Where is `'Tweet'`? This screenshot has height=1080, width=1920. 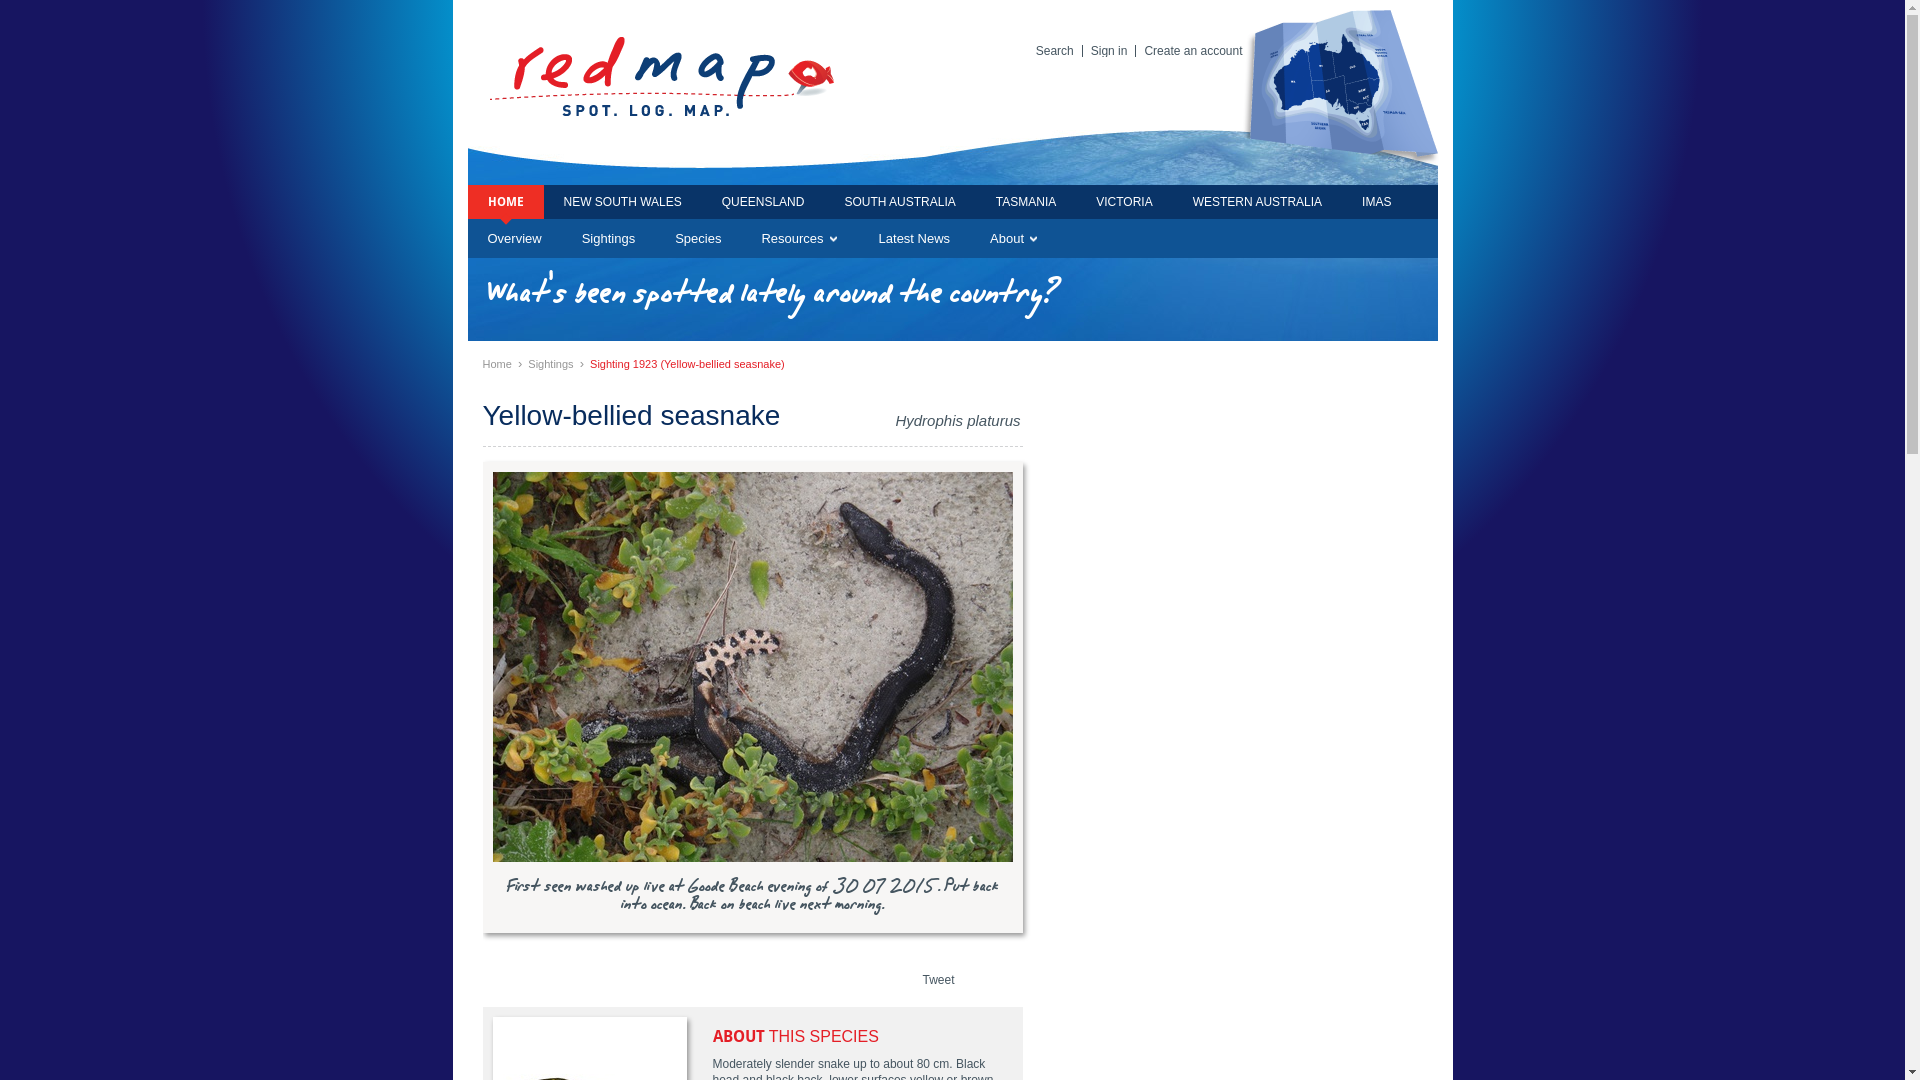
'Tweet' is located at coordinates (936, 978).